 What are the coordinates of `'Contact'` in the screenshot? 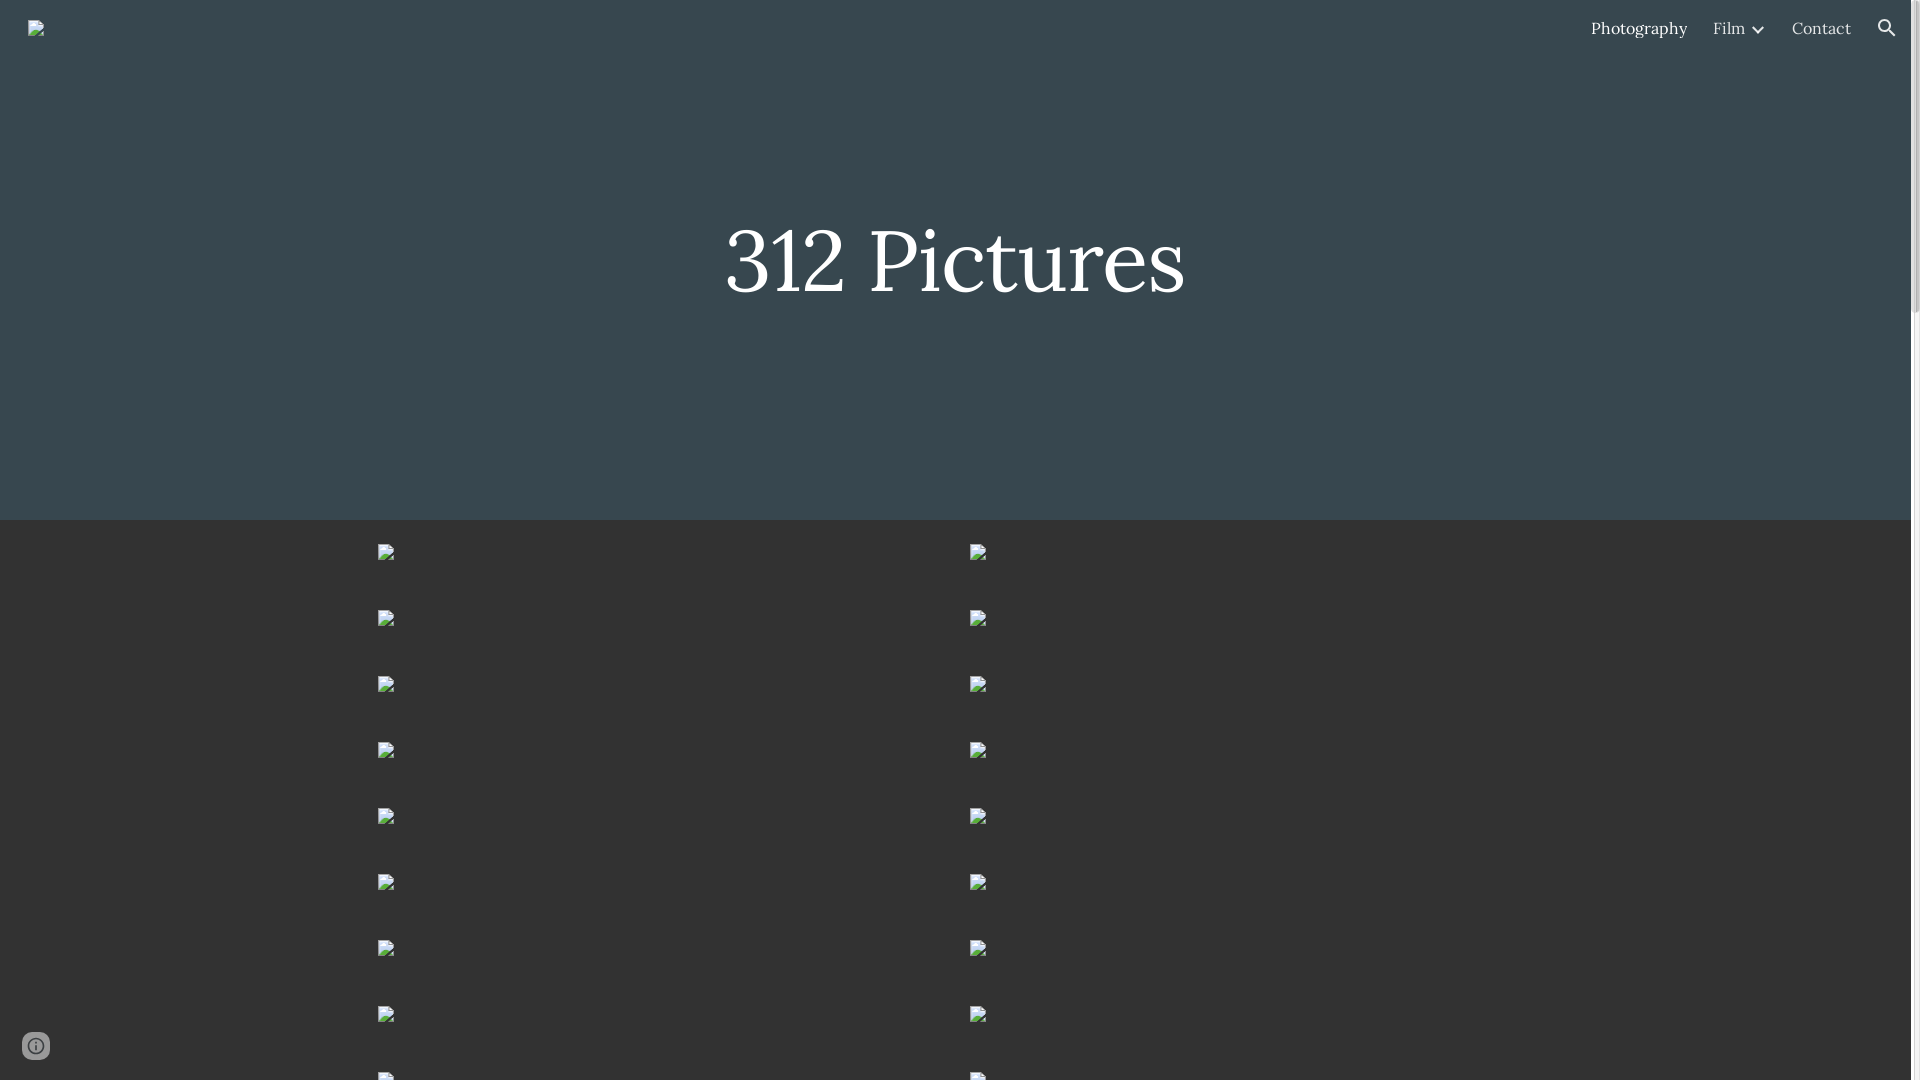 It's located at (1791, 27).